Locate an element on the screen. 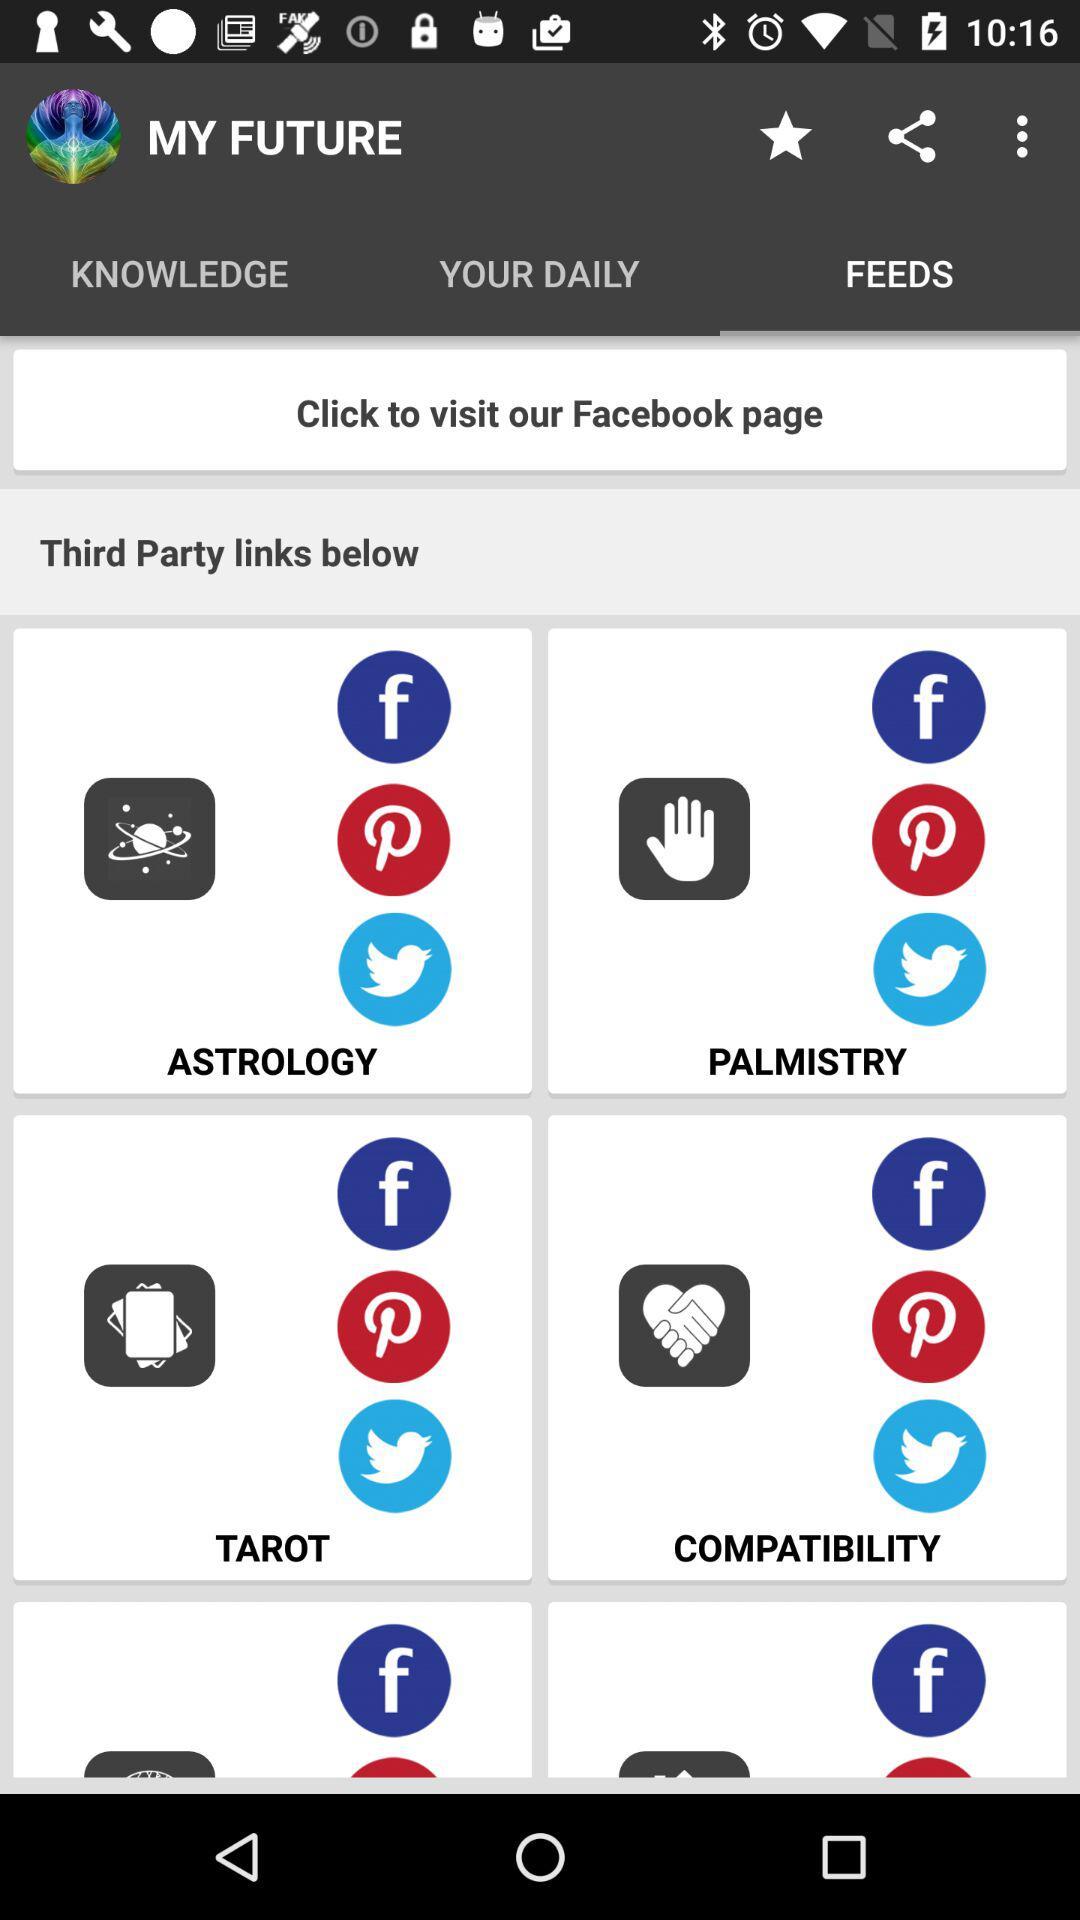 Image resolution: width=1080 pixels, height=1920 pixels. share to twitter is located at coordinates (929, 1456).